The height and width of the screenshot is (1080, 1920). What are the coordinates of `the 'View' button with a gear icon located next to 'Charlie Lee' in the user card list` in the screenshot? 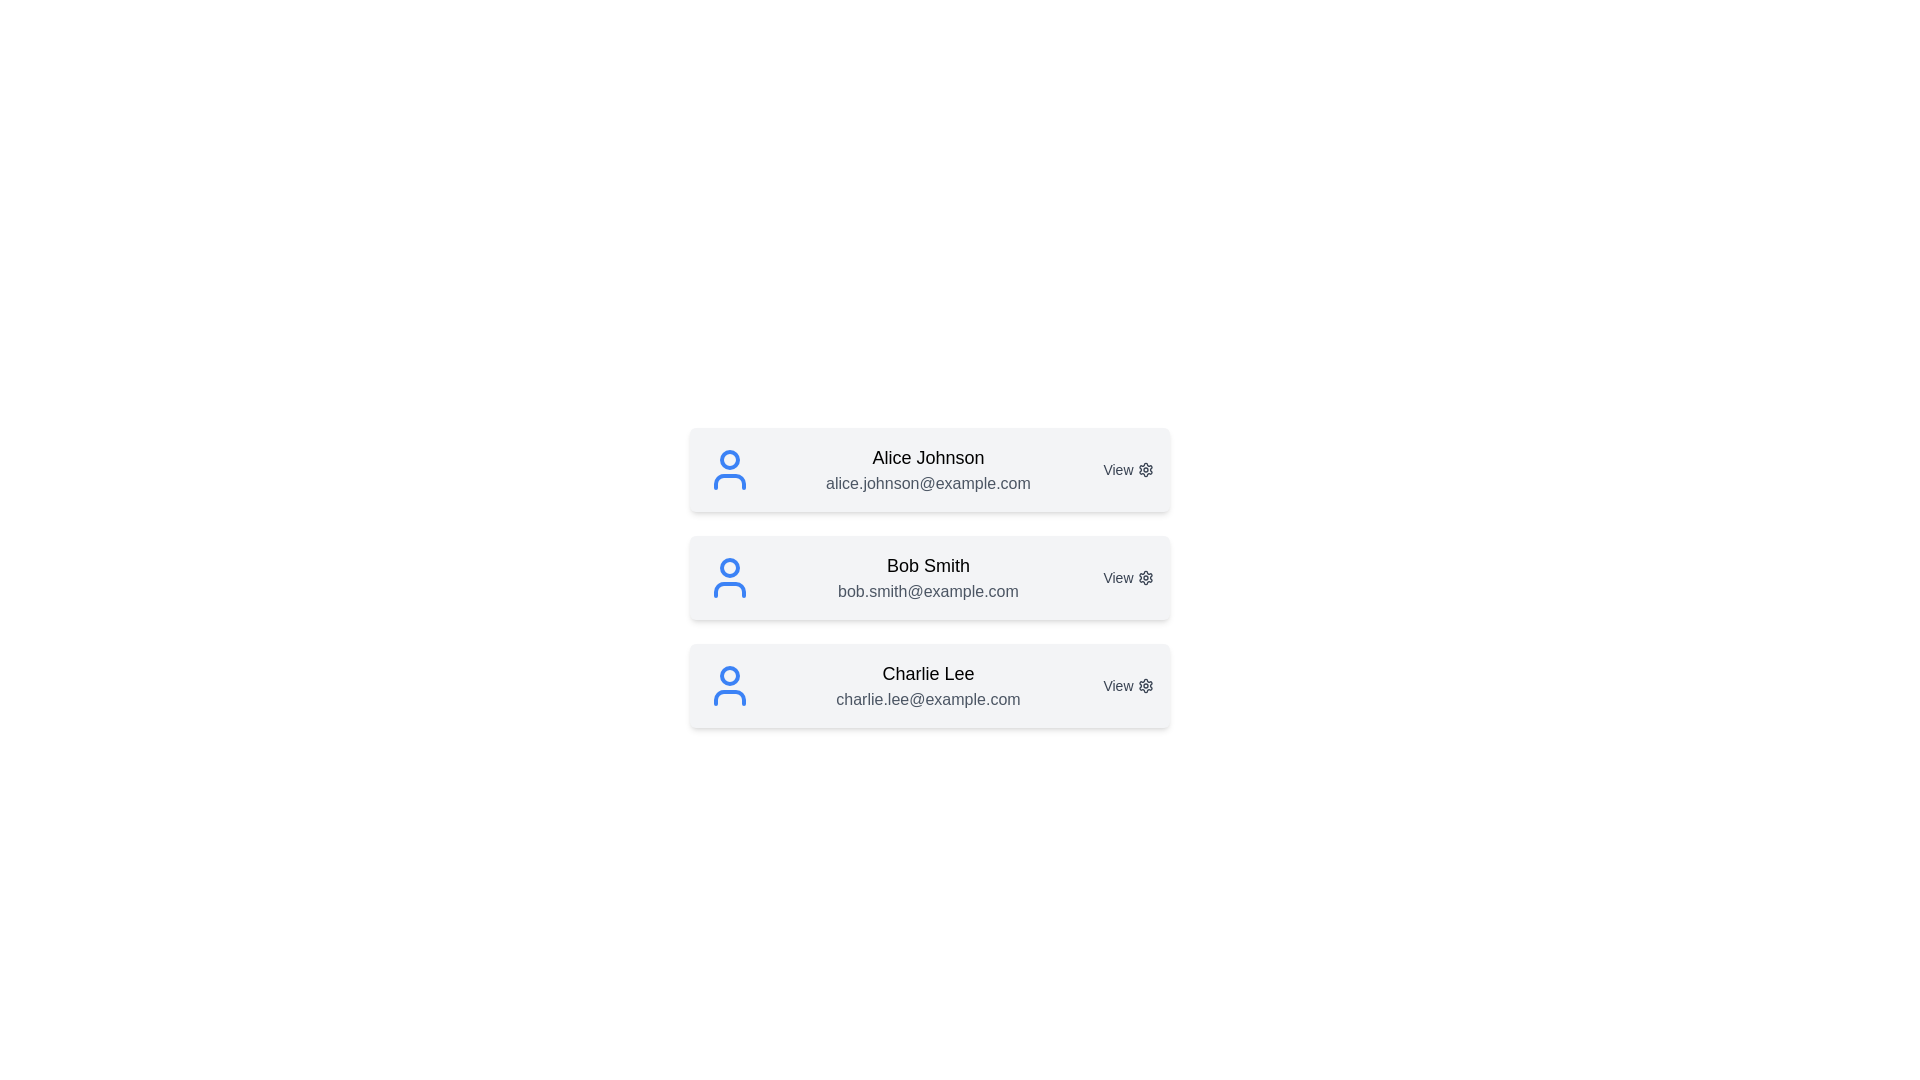 It's located at (1128, 685).